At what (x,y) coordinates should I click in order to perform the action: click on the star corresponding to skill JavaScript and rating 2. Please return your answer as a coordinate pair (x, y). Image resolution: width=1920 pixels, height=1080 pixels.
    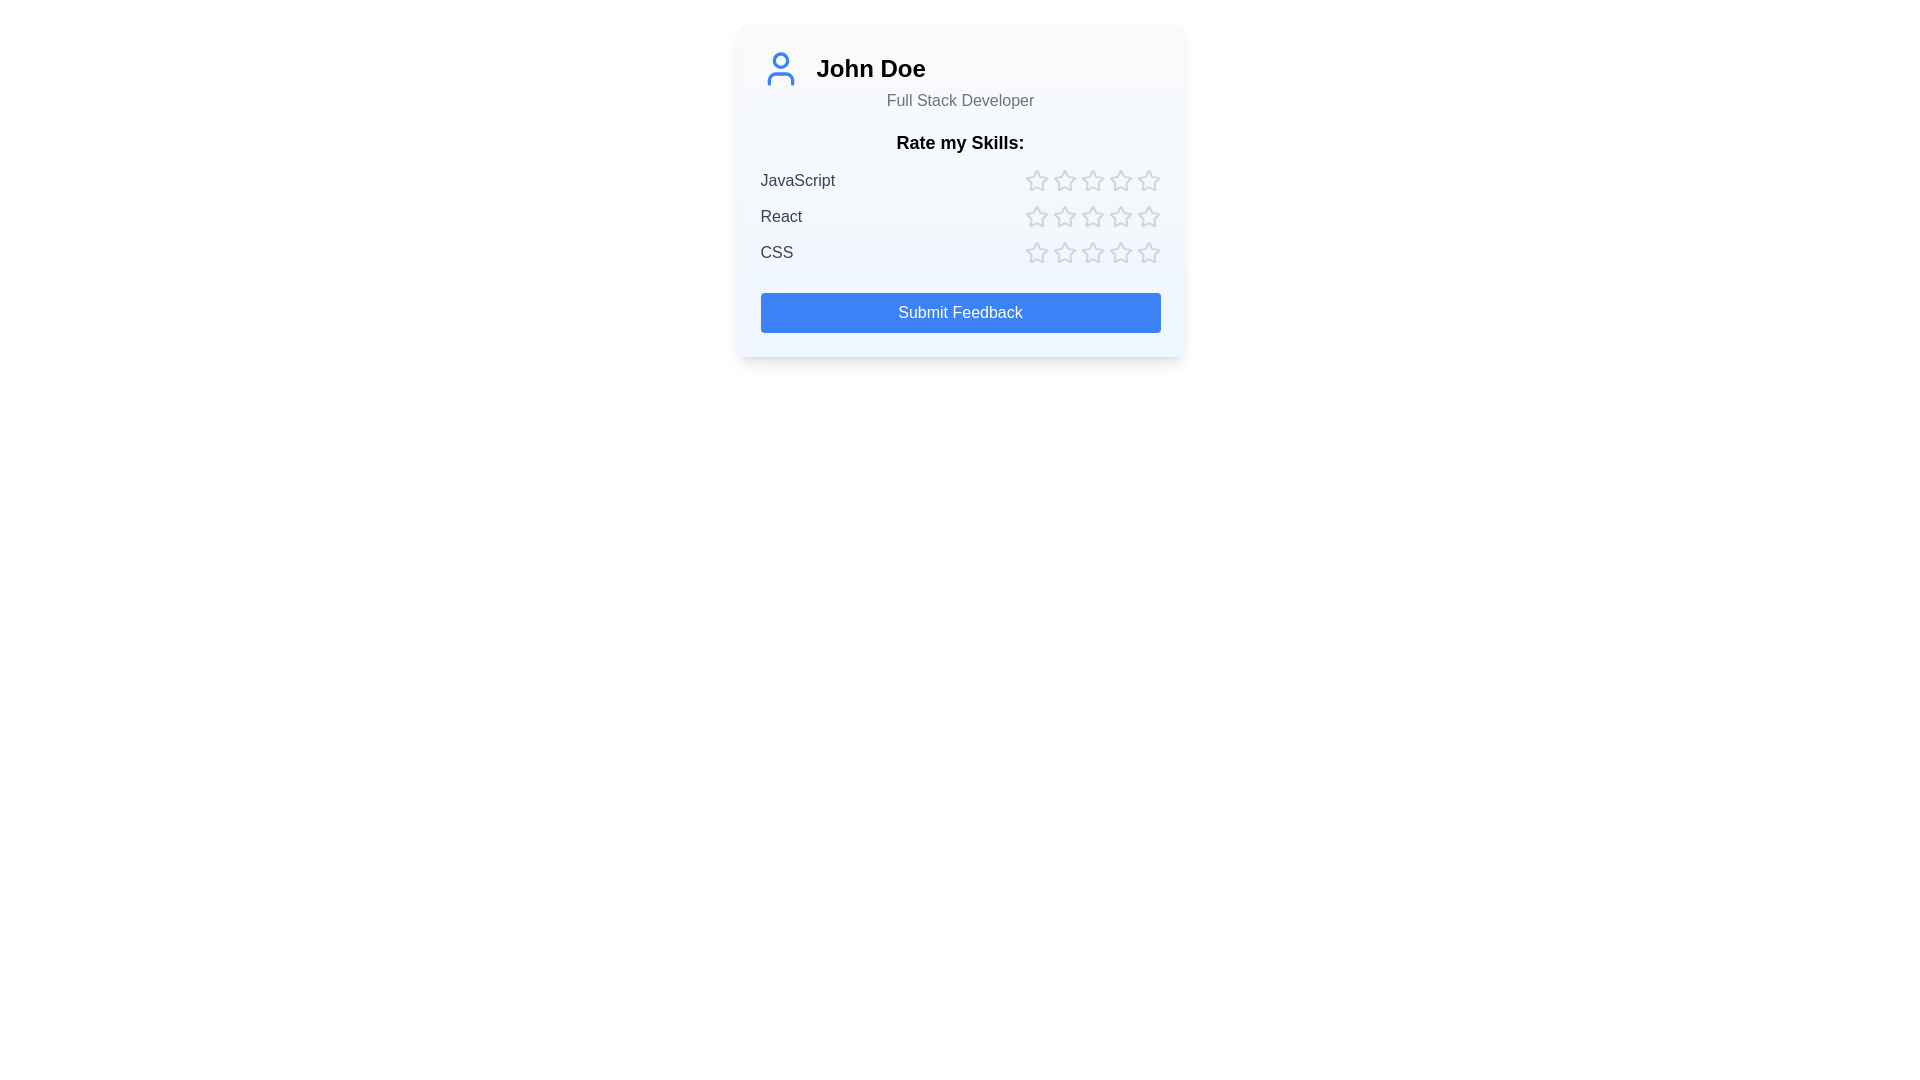
    Looking at the image, I should click on (1063, 181).